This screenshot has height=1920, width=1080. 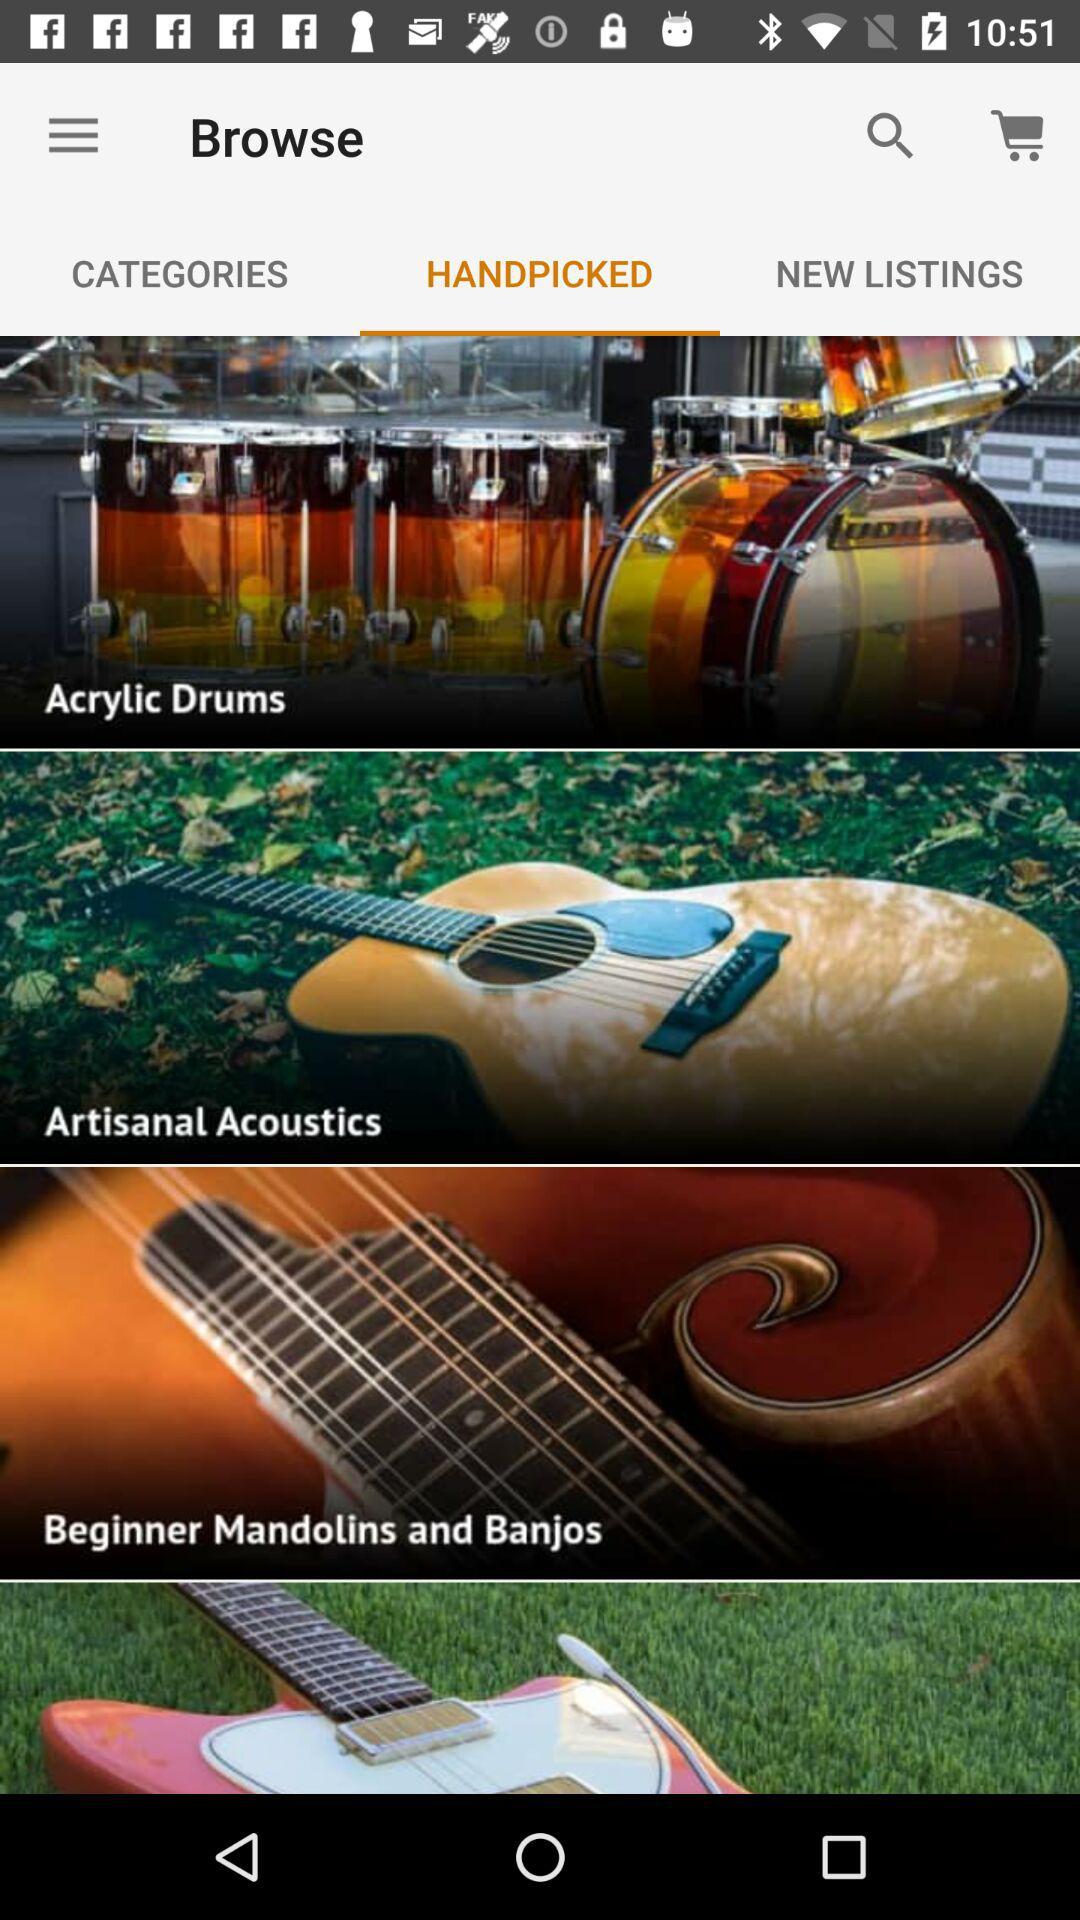 I want to click on item next to the browse item, so click(x=890, y=135).